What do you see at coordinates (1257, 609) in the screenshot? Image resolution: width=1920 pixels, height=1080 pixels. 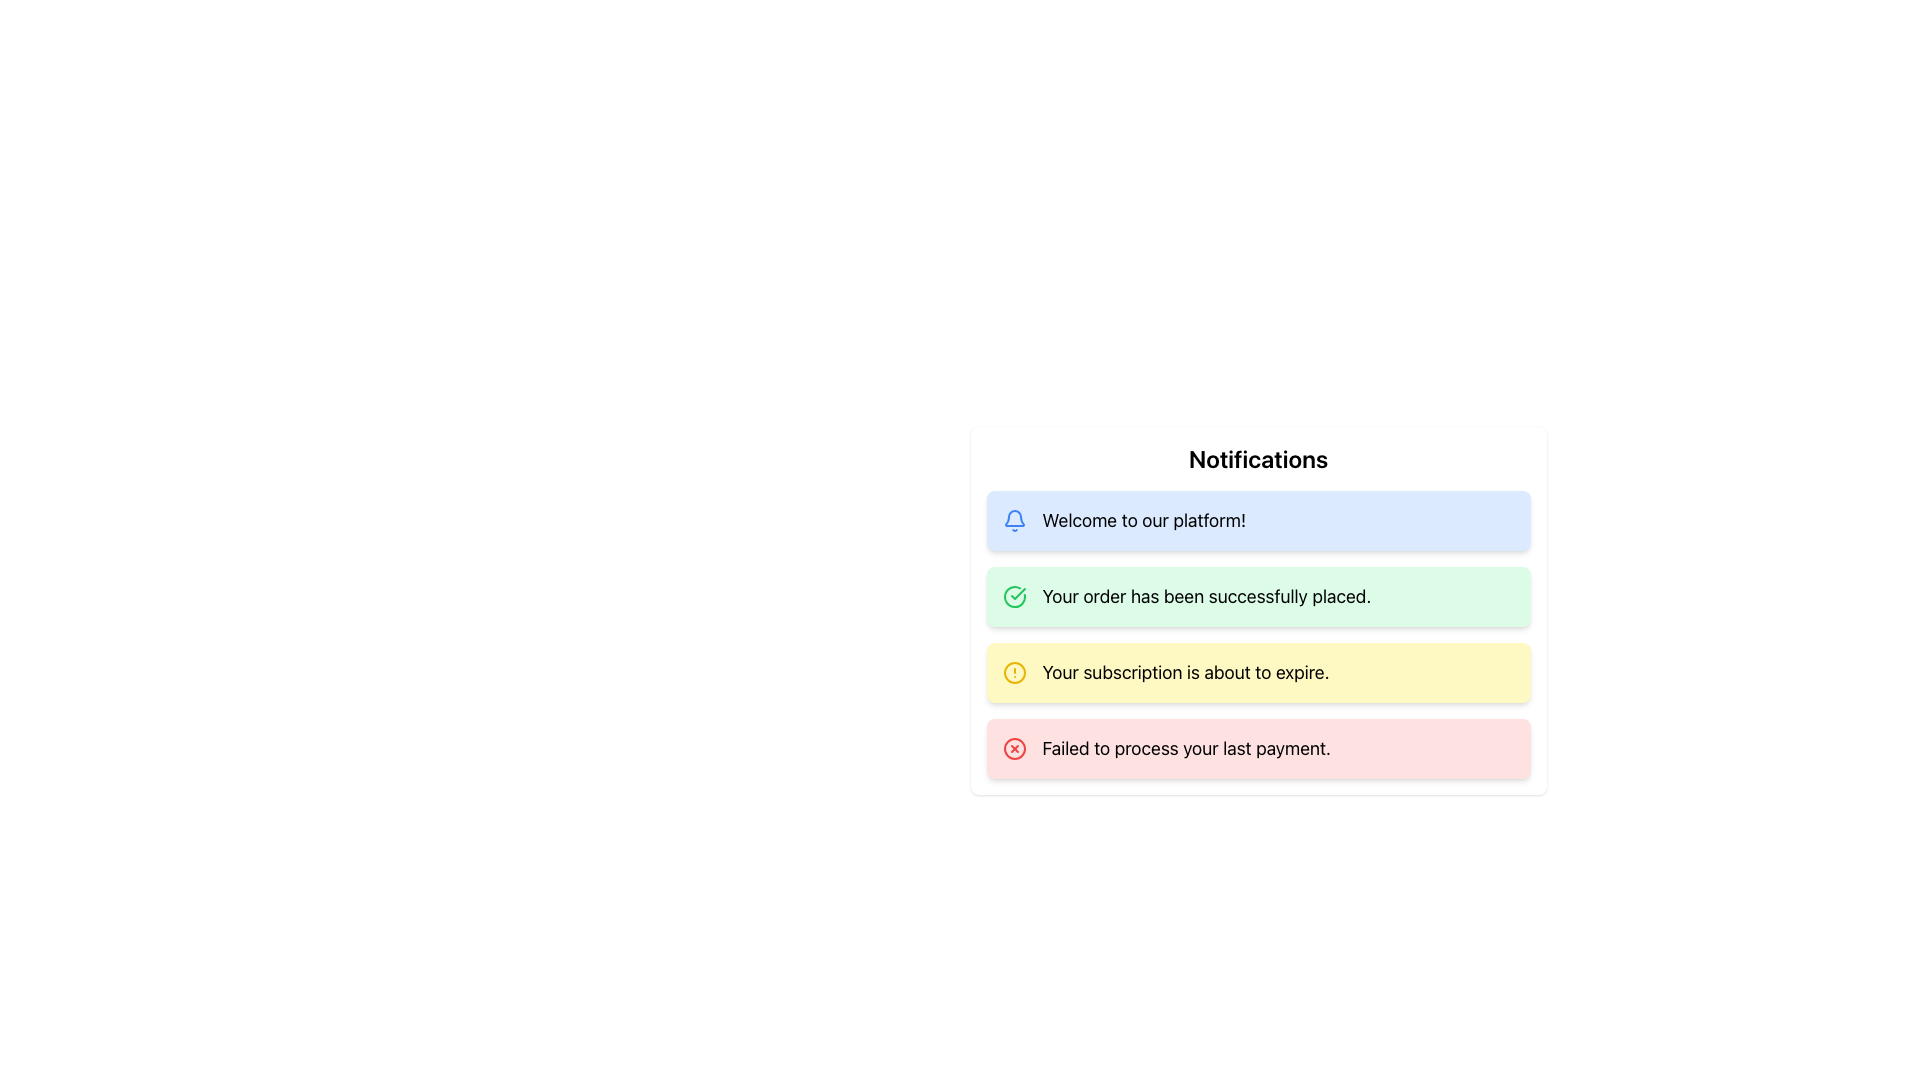 I see `the second notification message box located under the 'Notifications' header, which confirms that the user's order has been successfully placed` at bounding box center [1257, 609].